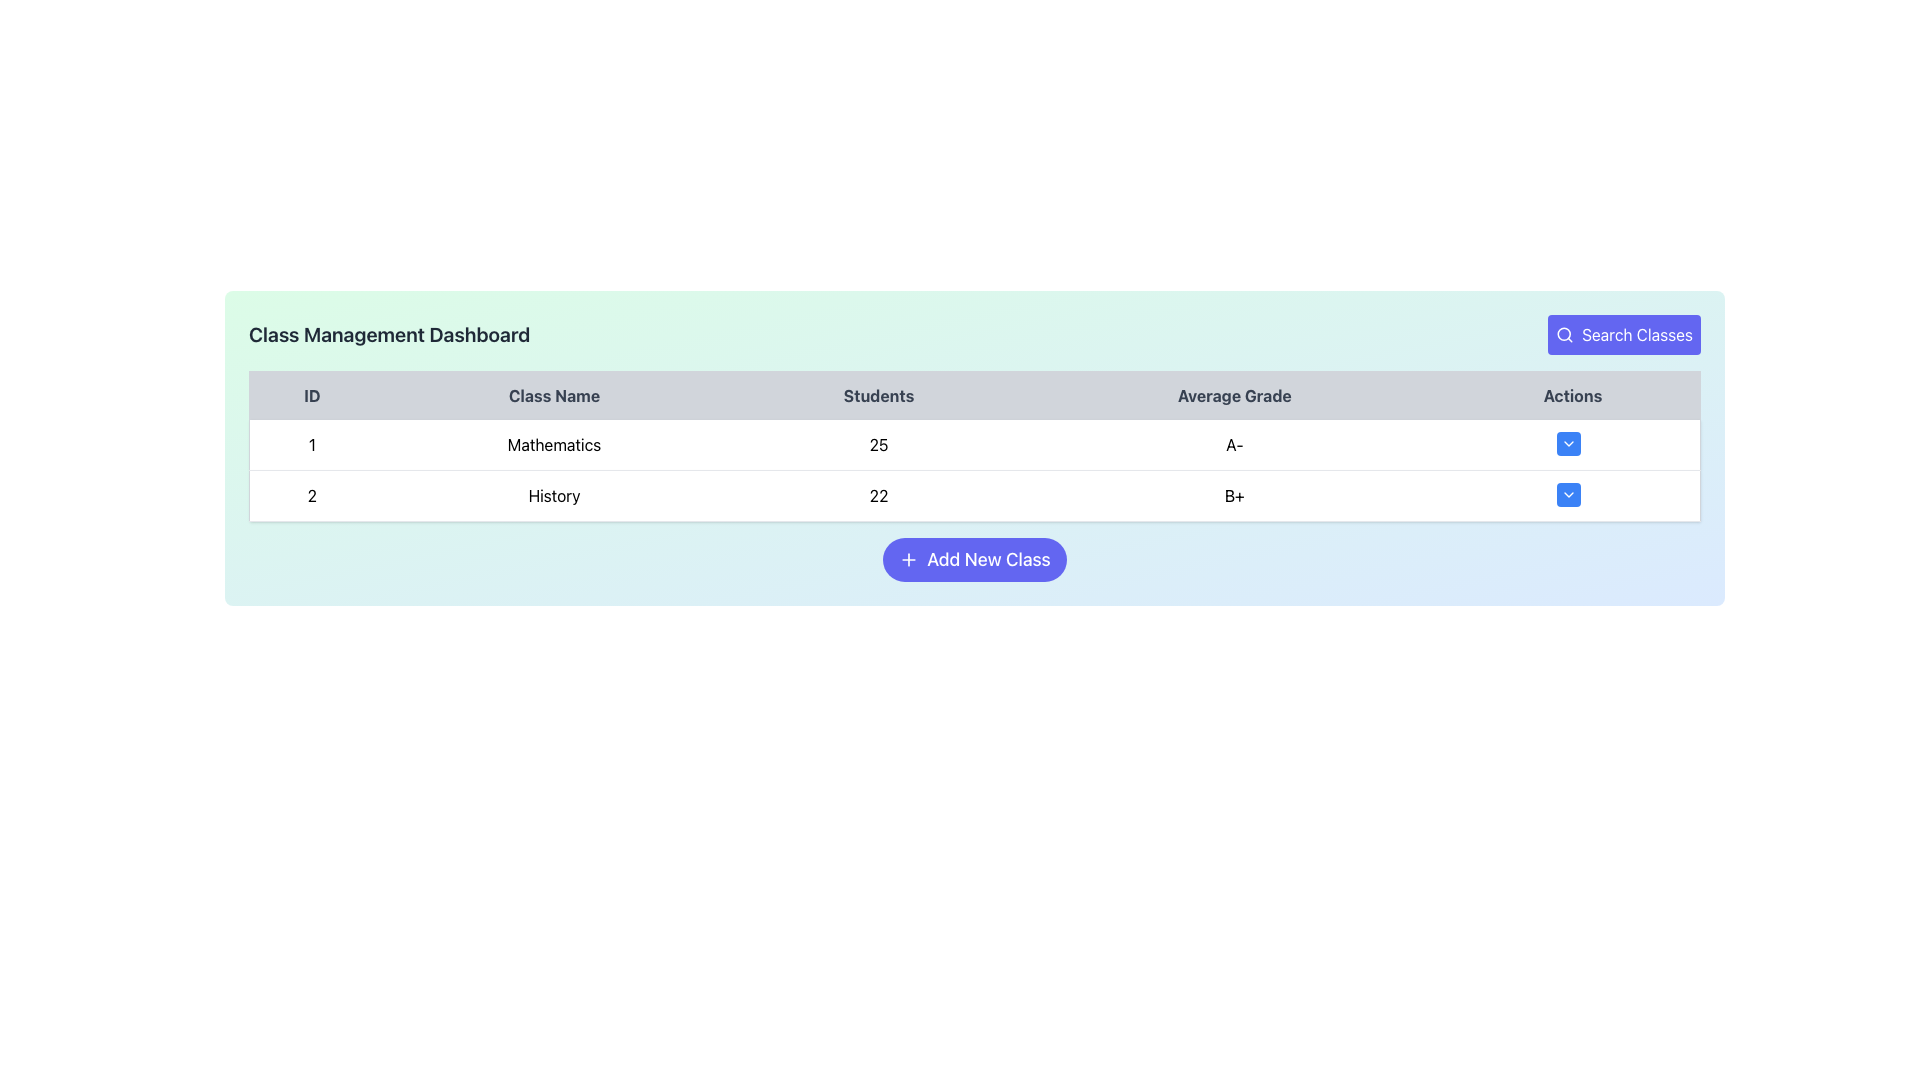 Image resolution: width=1920 pixels, height=1080 pixels. I want to click on the 'Mathematics' text label in the 'Class Name' column of the 'Class Management Dashboard' interface, so click(554, 444).